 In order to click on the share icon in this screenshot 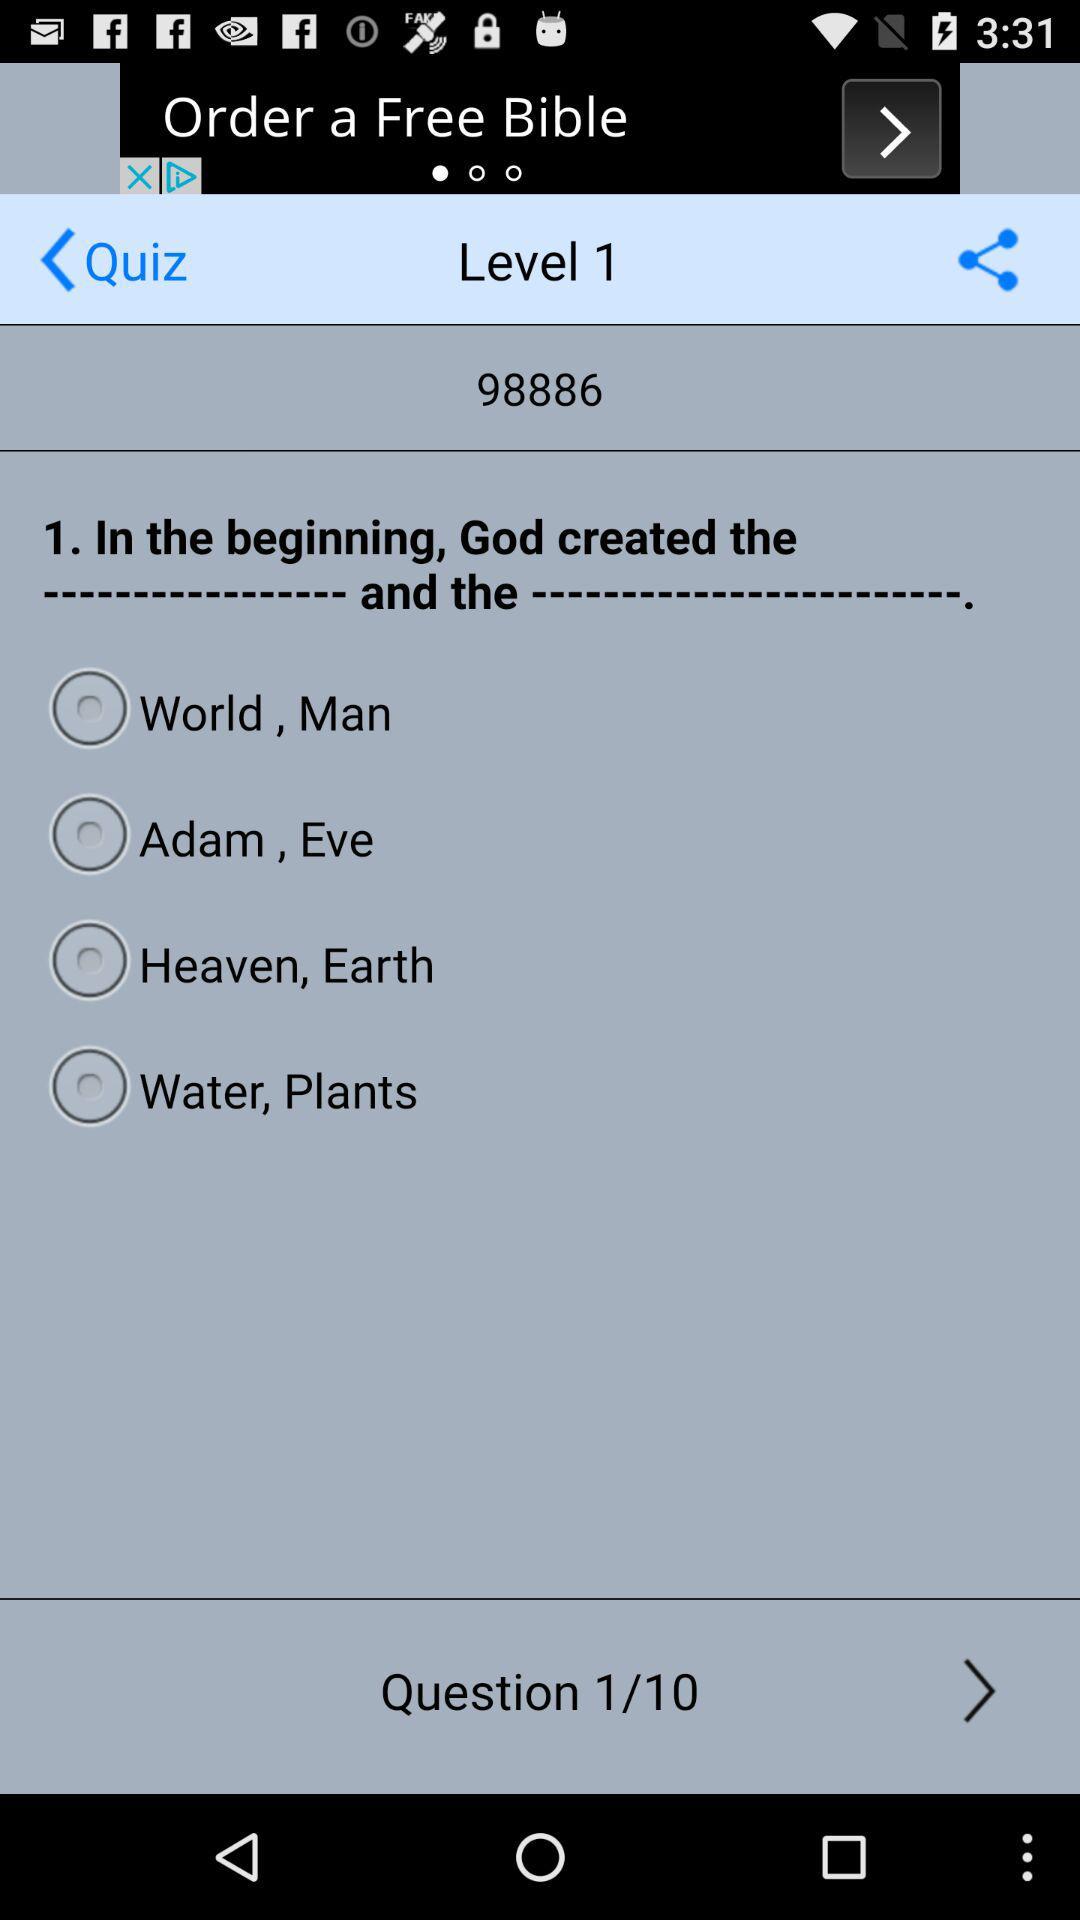, I will do `click(987, 277)`.